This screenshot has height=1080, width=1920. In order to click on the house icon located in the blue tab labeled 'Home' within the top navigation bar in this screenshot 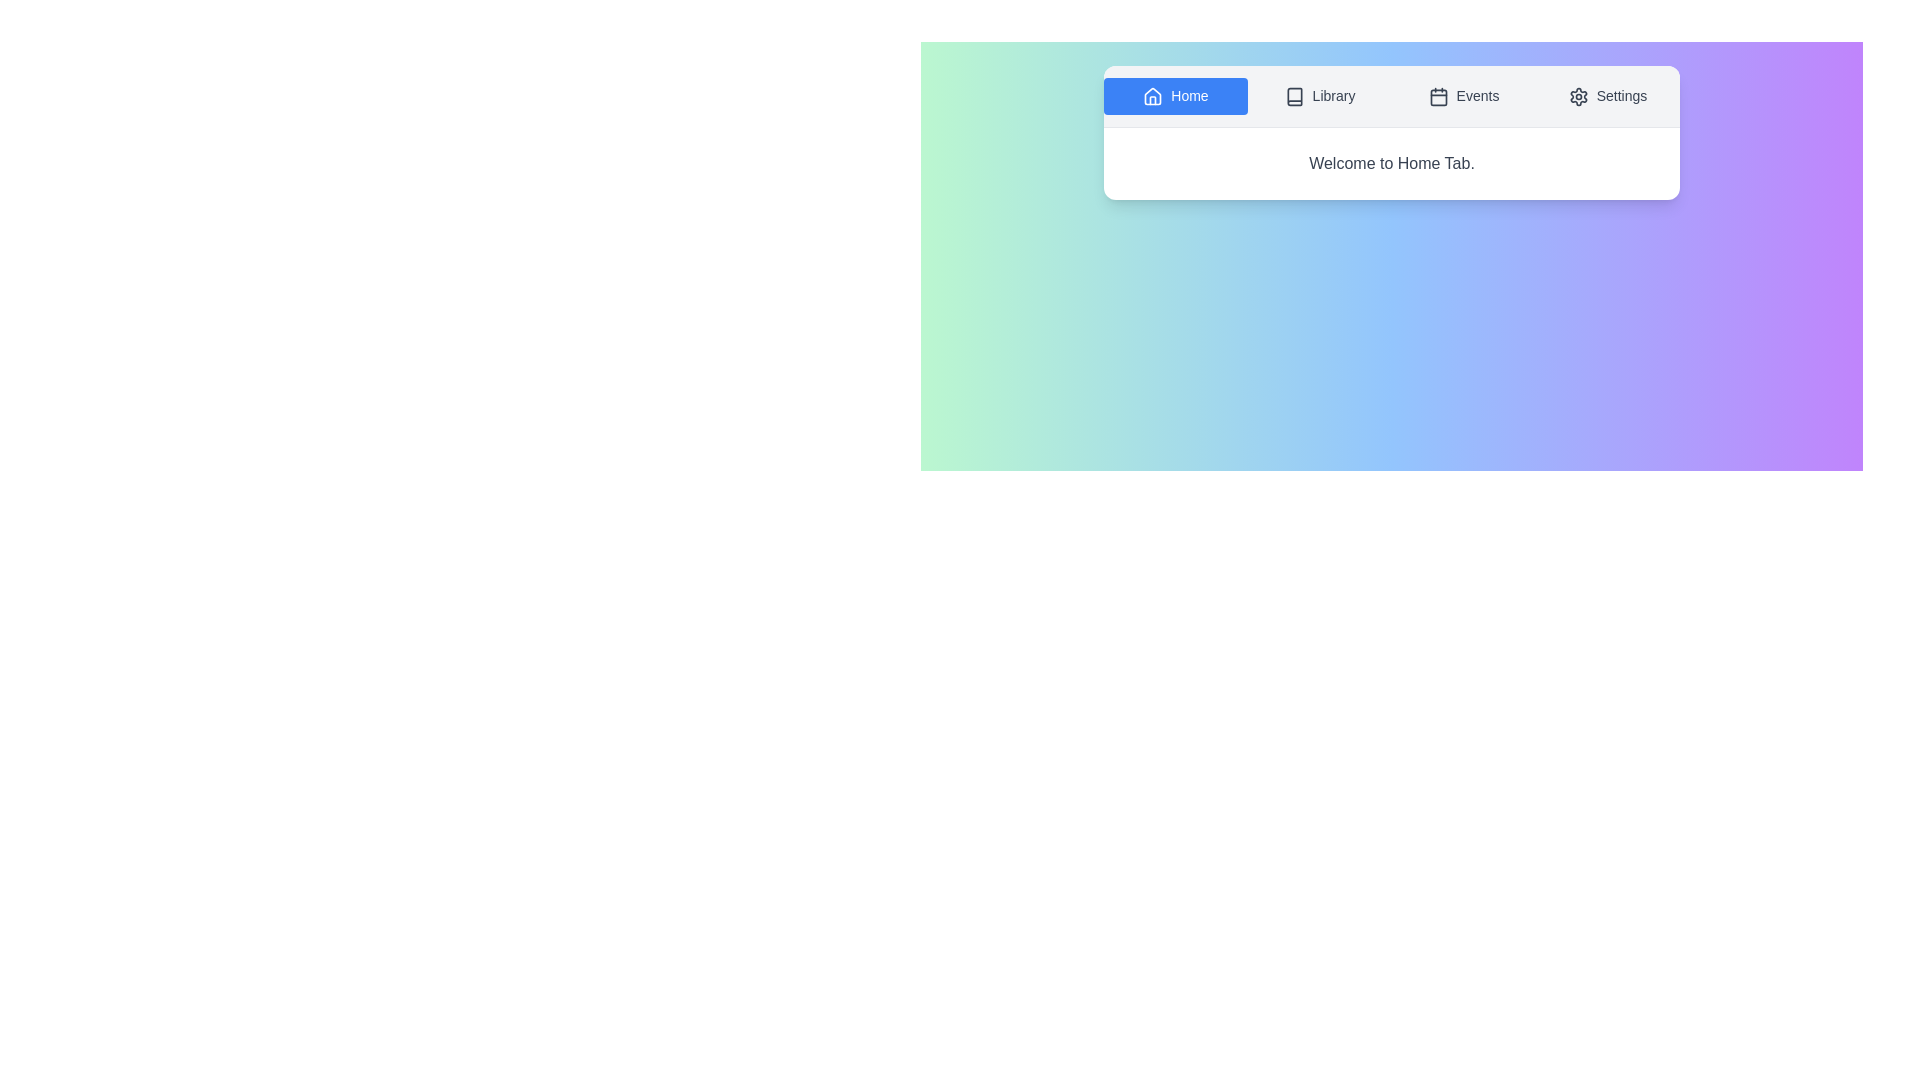, I will do `click(1153, 96)`.